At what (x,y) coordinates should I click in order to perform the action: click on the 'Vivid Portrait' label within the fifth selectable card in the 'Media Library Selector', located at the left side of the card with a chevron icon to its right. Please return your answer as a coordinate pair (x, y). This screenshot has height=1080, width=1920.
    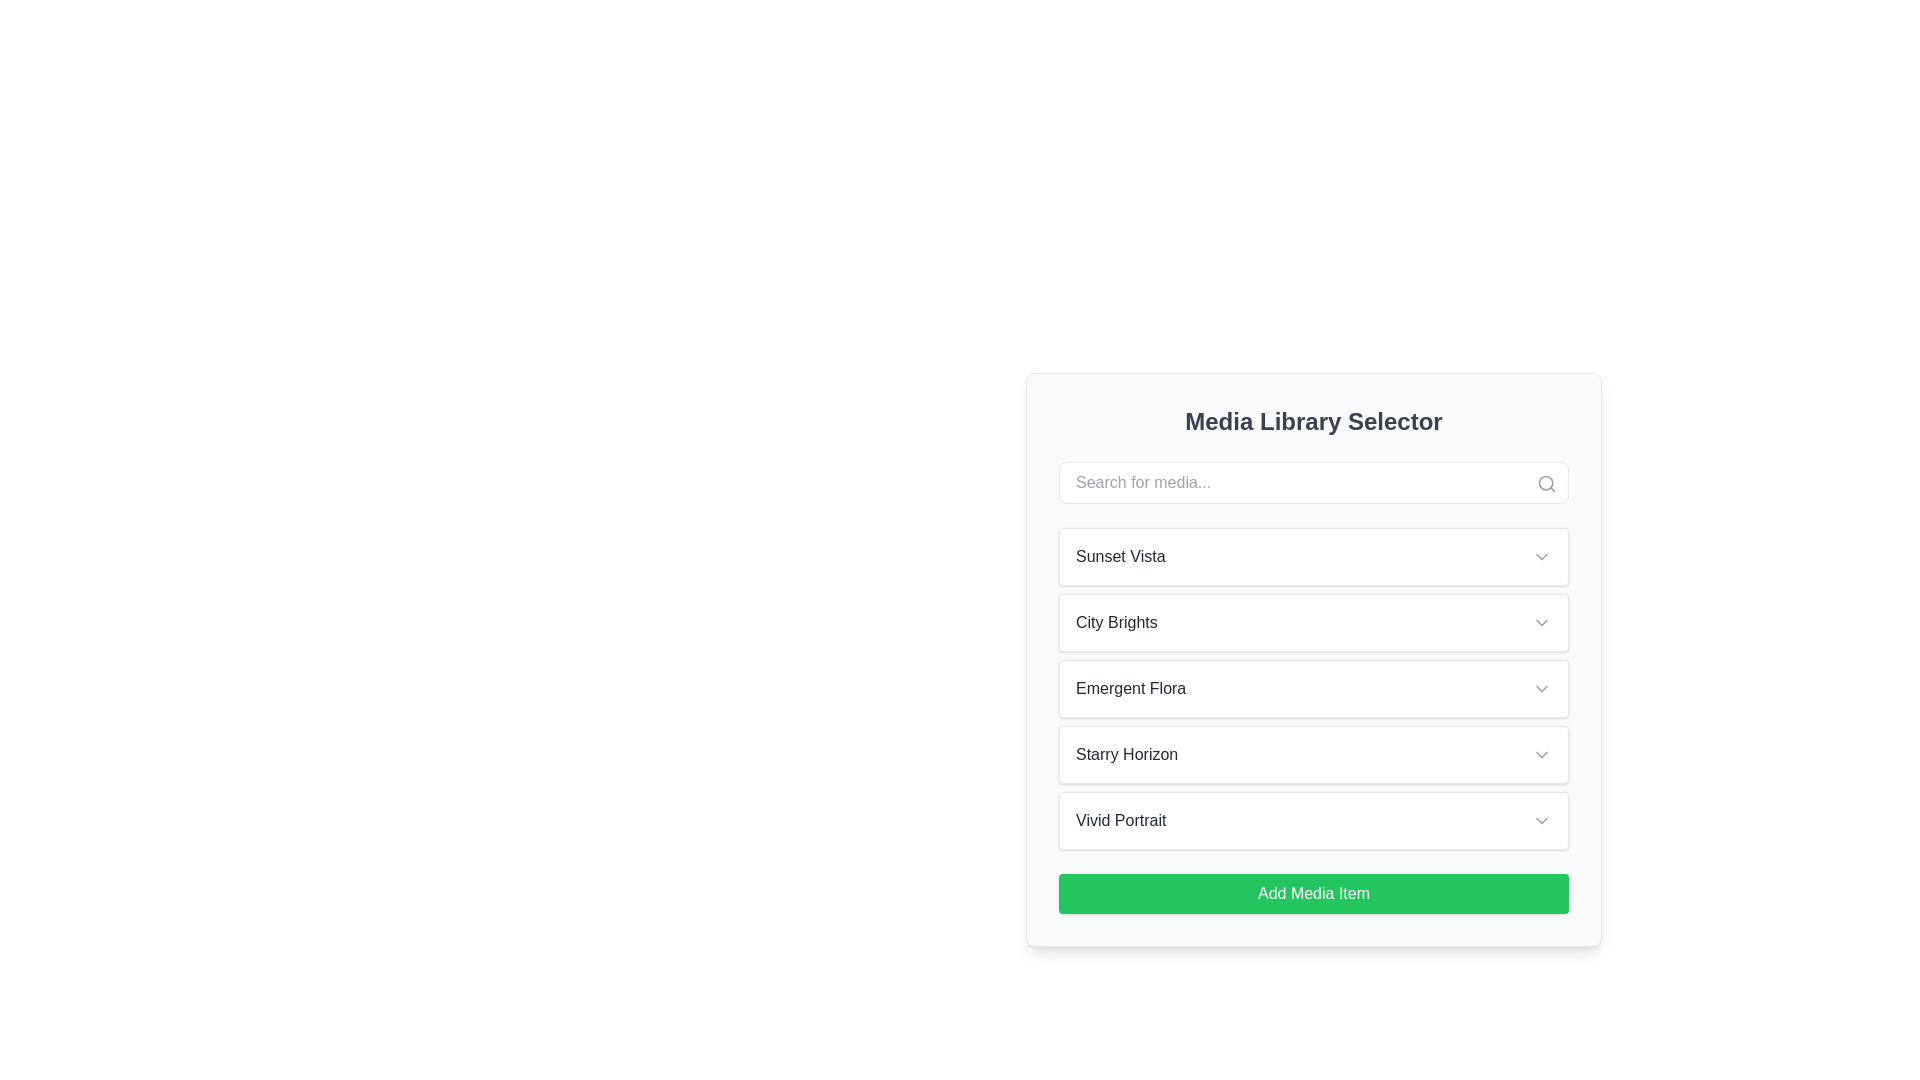
    Looking at the image, I should click on (1121, 821).